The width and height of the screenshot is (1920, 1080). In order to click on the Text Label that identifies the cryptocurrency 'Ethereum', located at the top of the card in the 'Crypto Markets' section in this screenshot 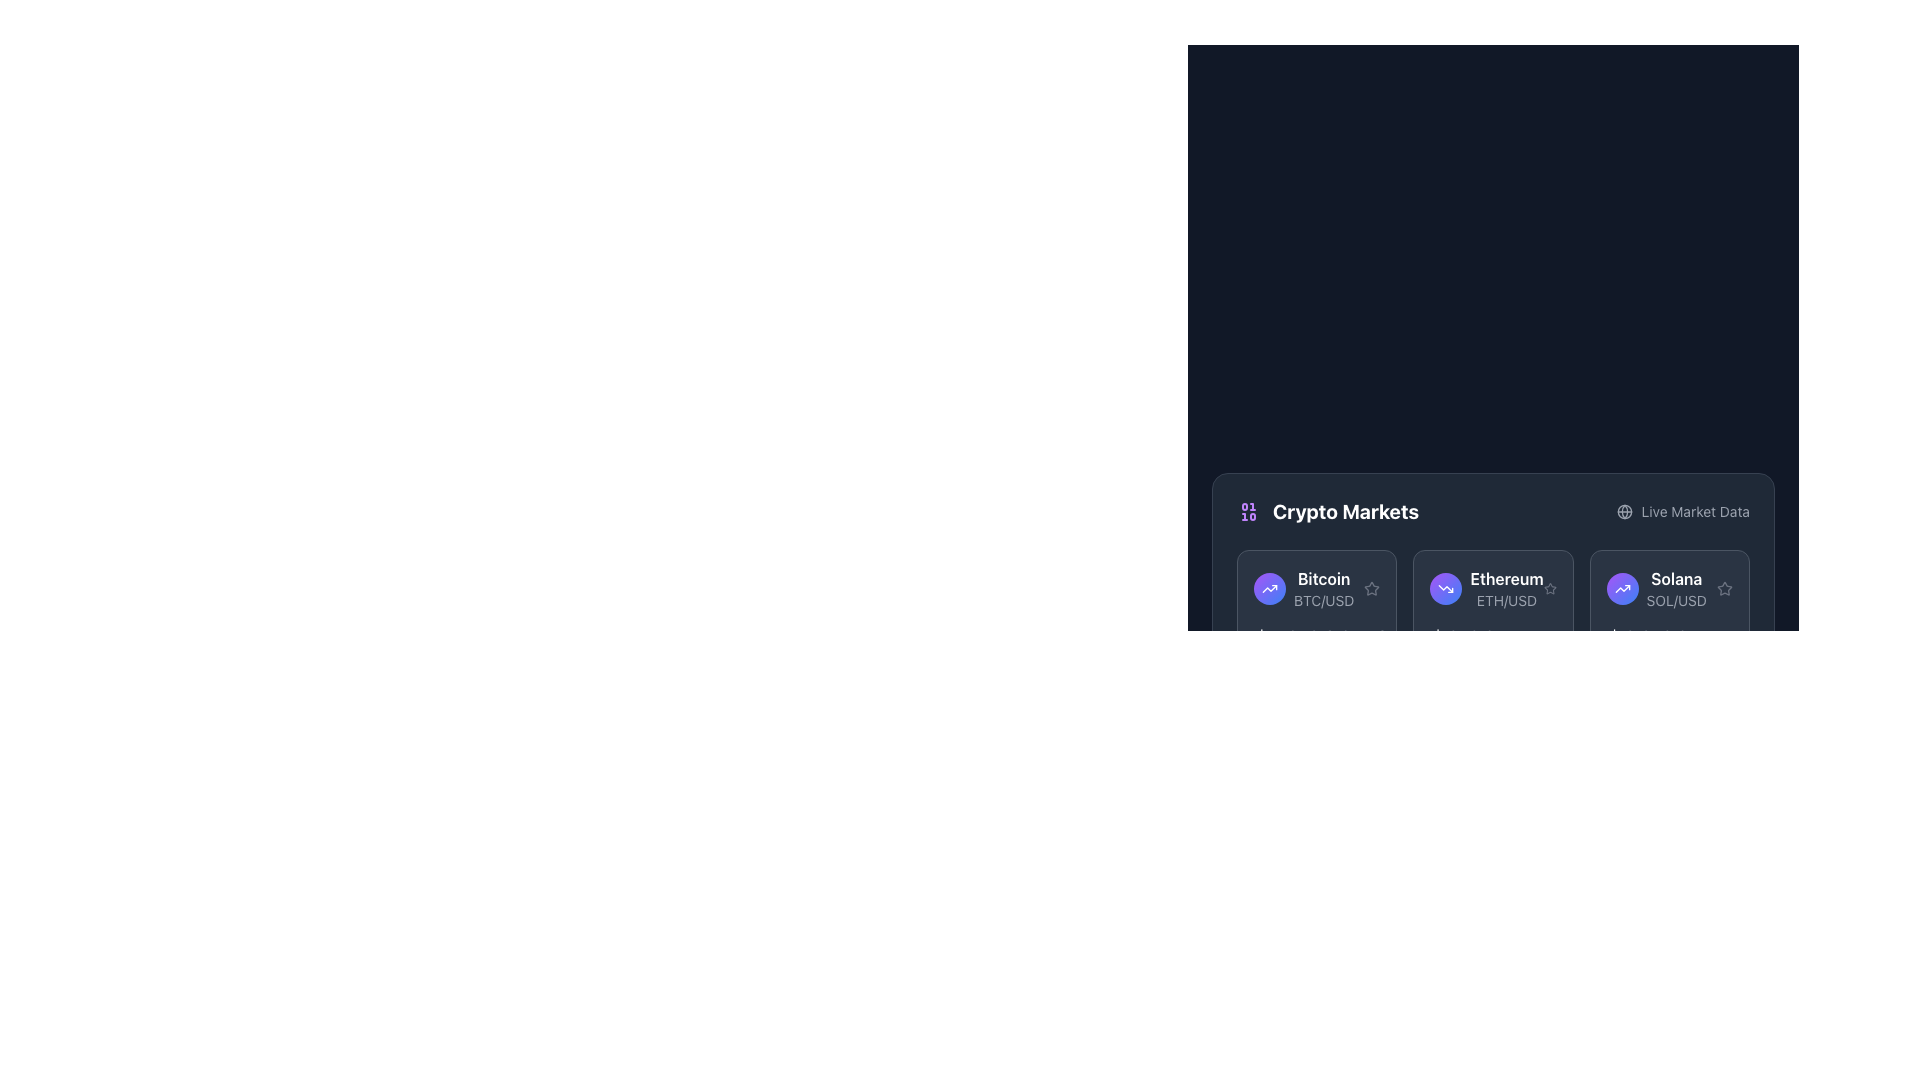, I will do `click(1507, 578)`.